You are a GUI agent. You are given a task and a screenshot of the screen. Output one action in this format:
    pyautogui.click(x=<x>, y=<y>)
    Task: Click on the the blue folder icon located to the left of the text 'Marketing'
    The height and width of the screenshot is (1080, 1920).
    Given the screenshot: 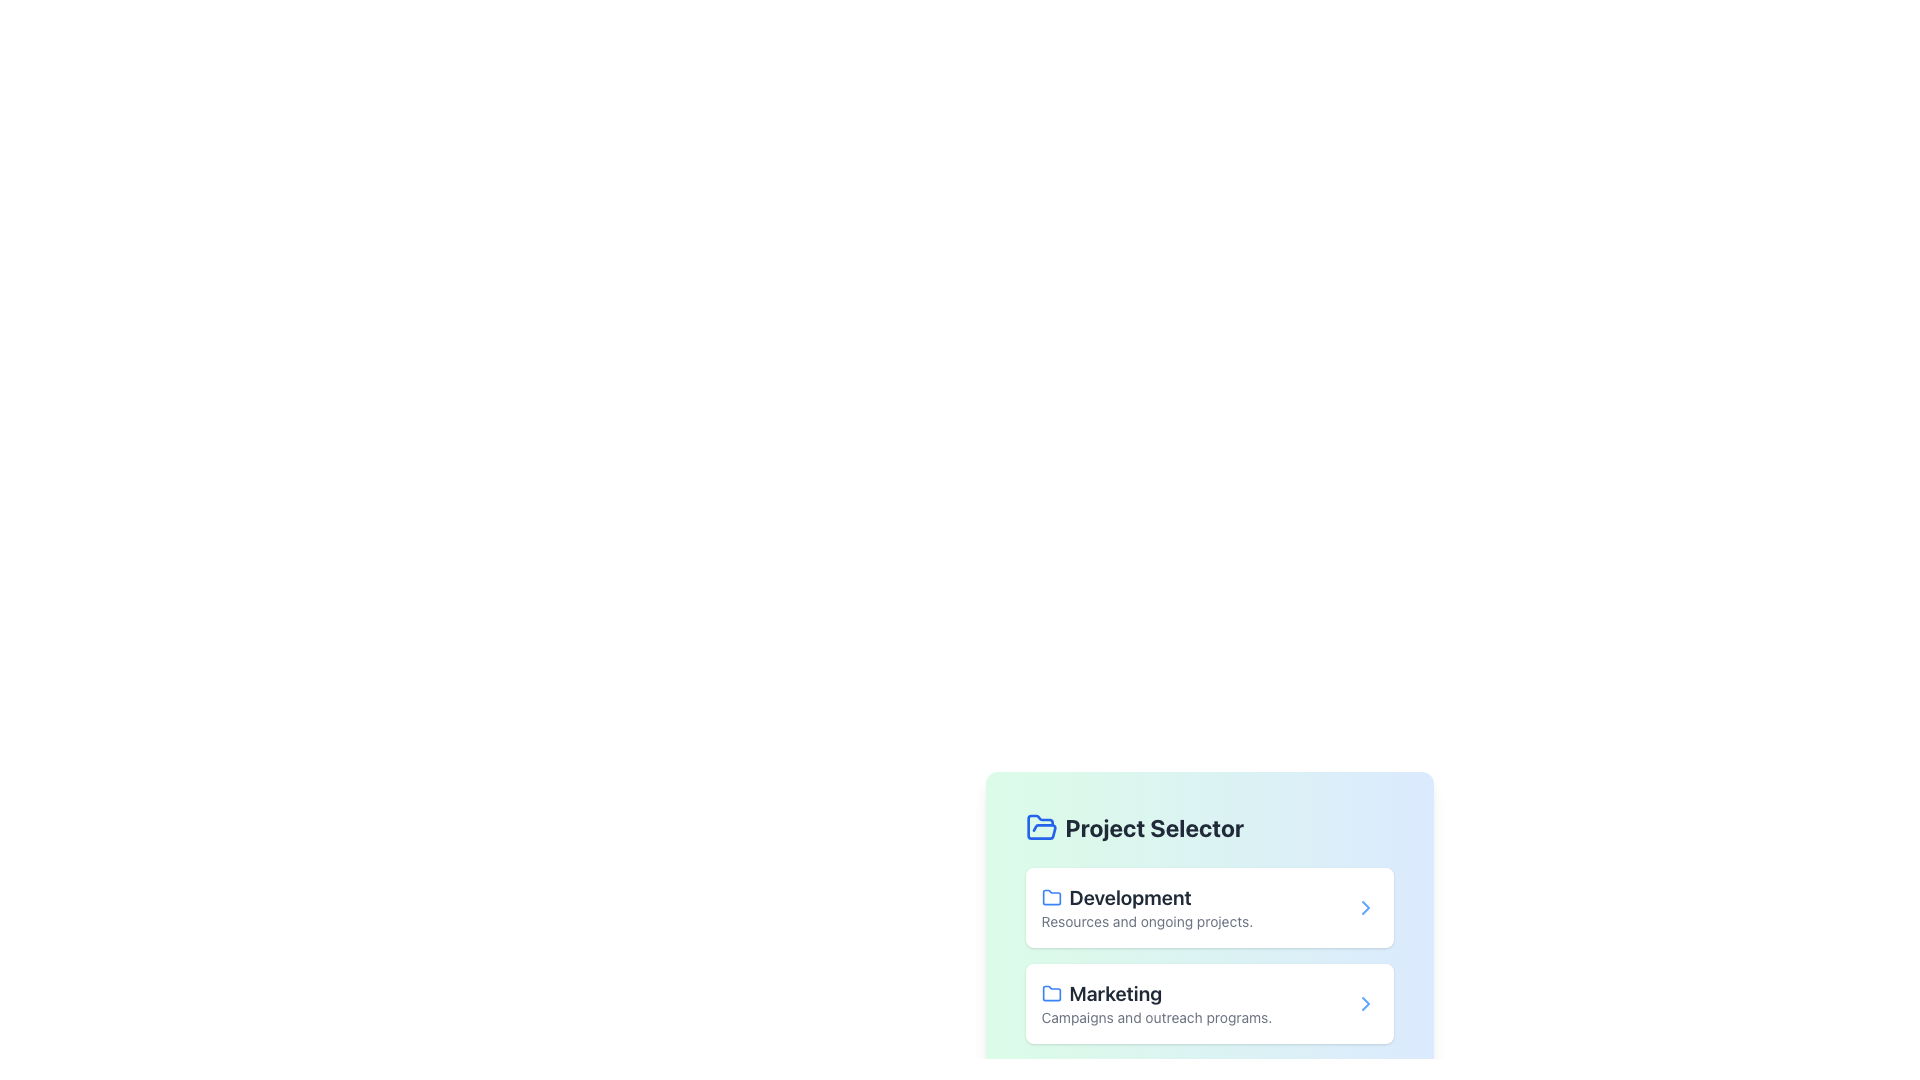 What is the action you would take?
    pyautogui.click(x=1050, y=994)
    